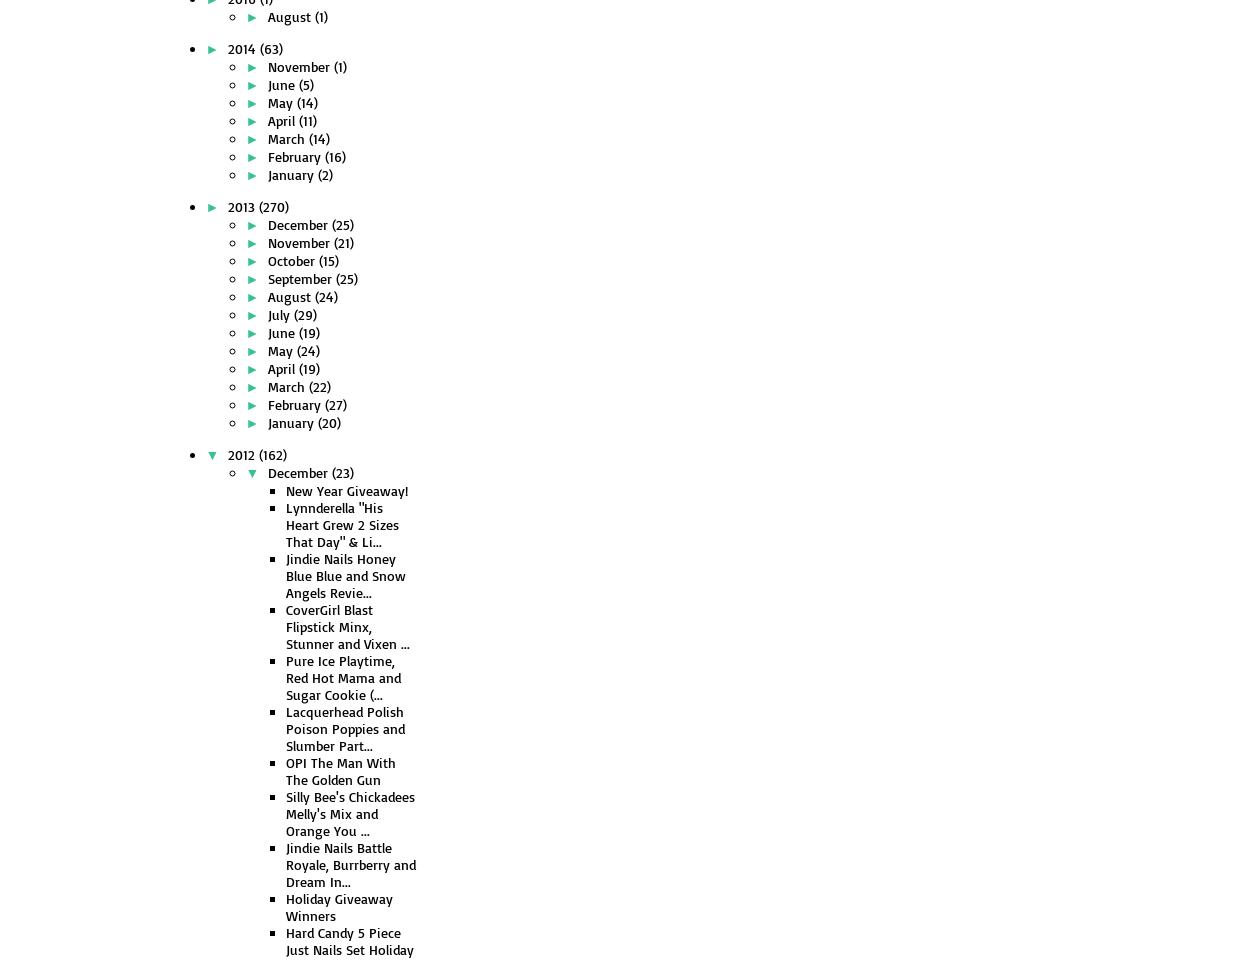 The width and height of the screenshot is (1250, 960). I want to click on '(11)', so click(308, 120).